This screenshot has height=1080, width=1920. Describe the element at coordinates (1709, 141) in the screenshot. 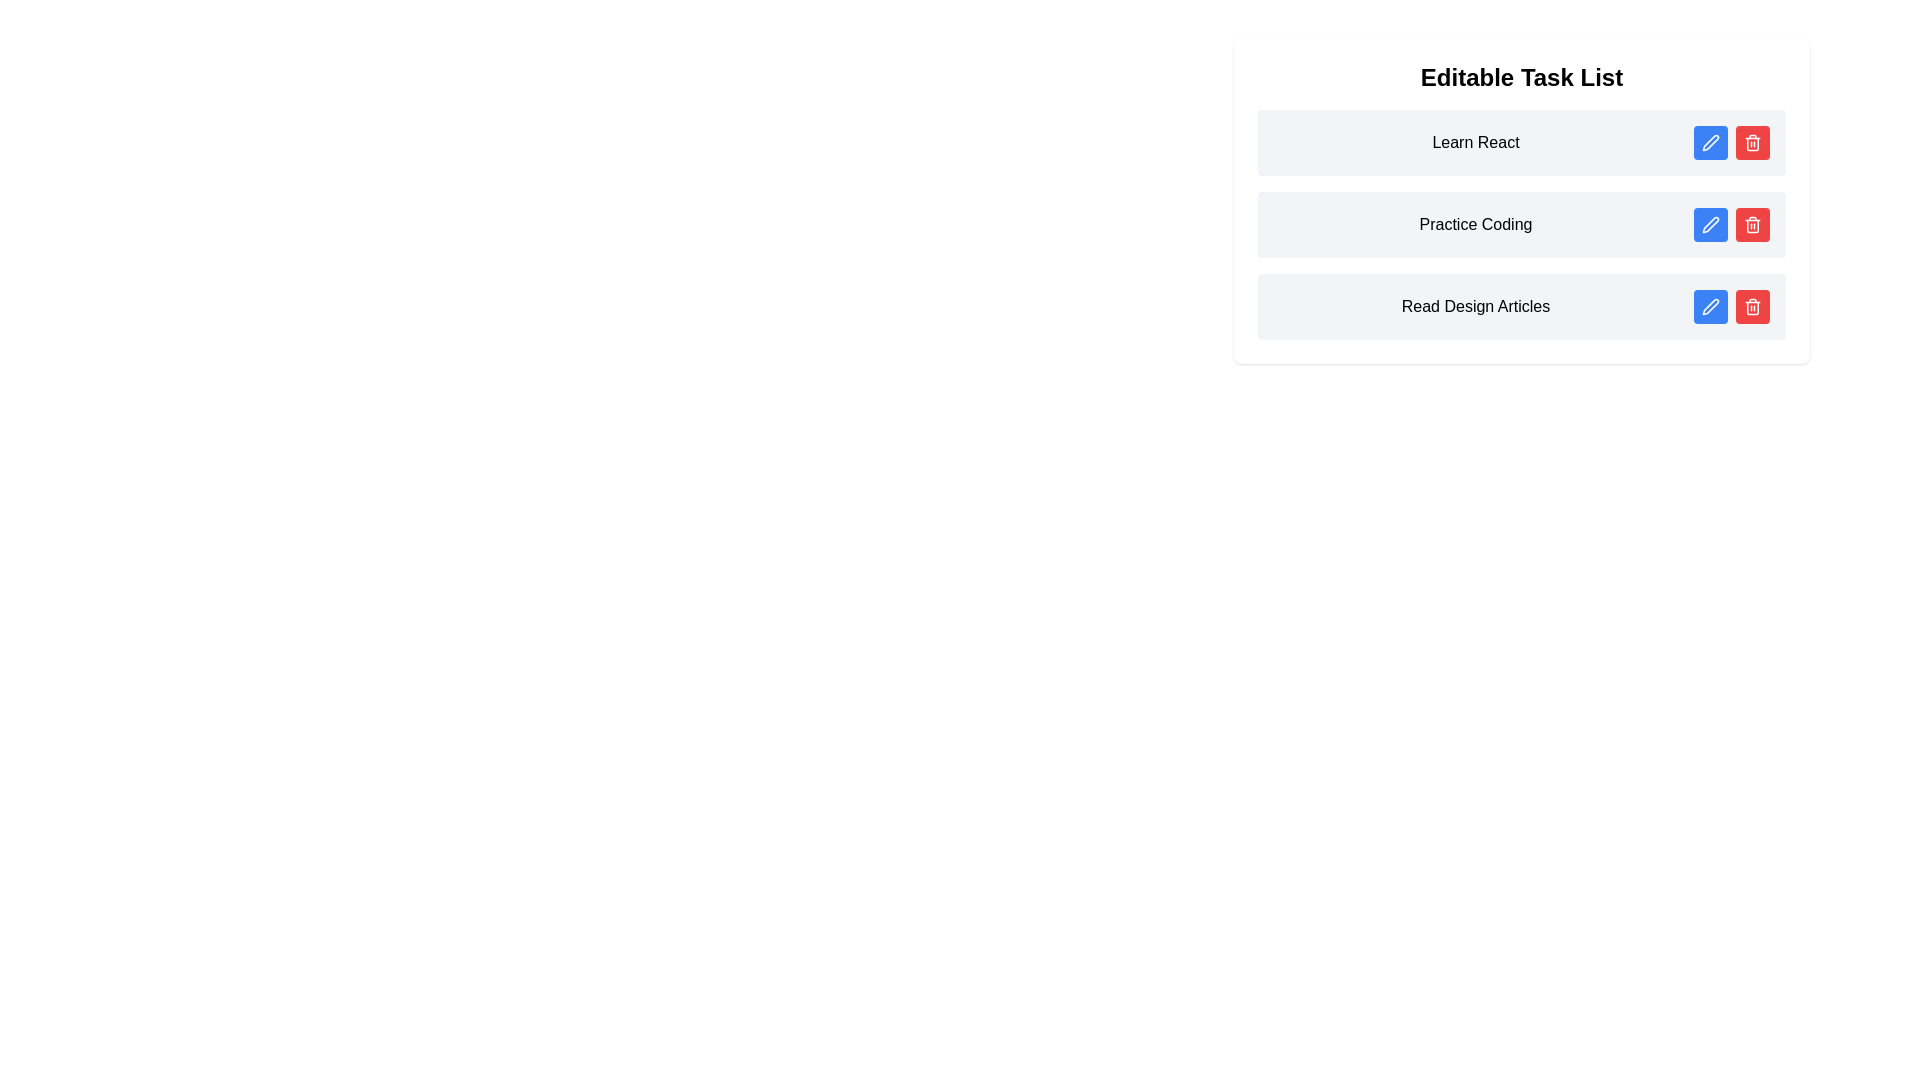

I see `the blue icon button with a white pen icon, located next to the 'Learn React' task item in the editable task list widget to observe its hover effect` at that location.